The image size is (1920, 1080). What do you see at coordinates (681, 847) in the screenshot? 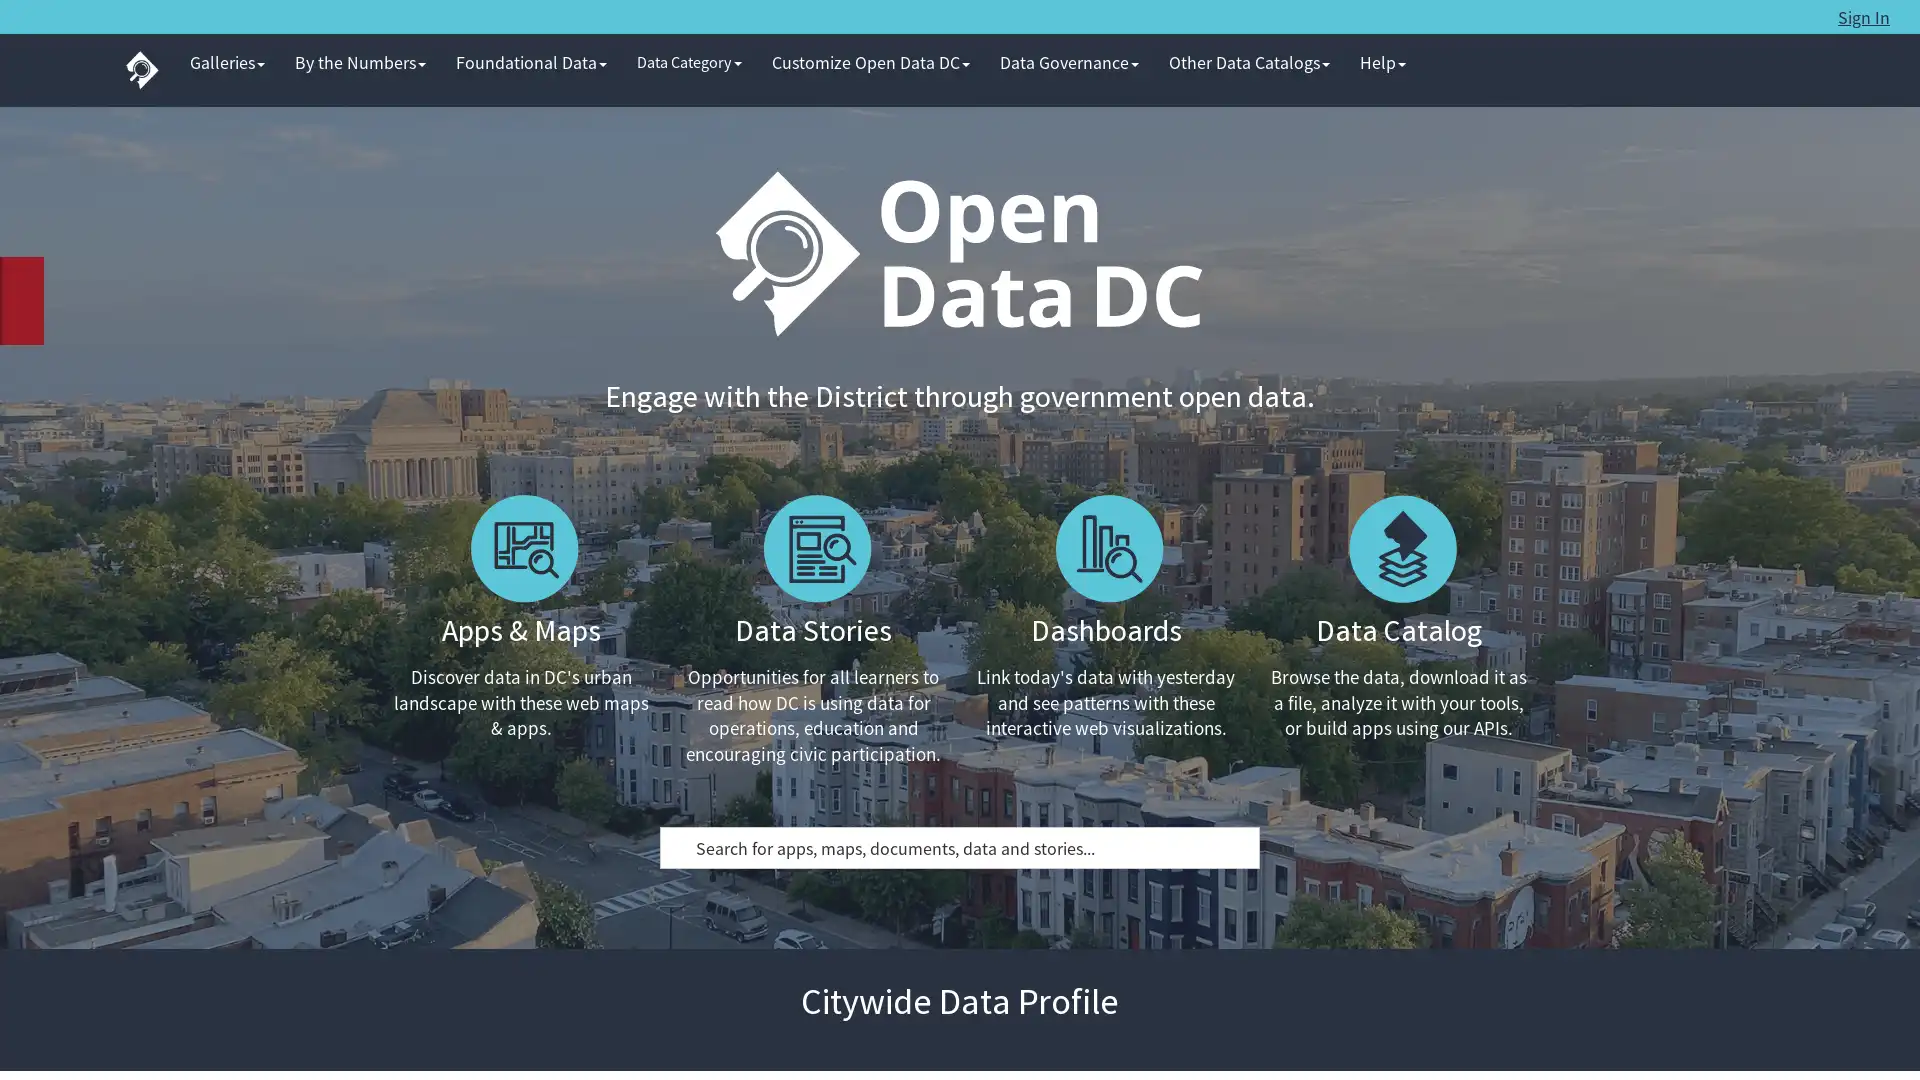
I see `Submit Search` at bounding box center [681, 847].